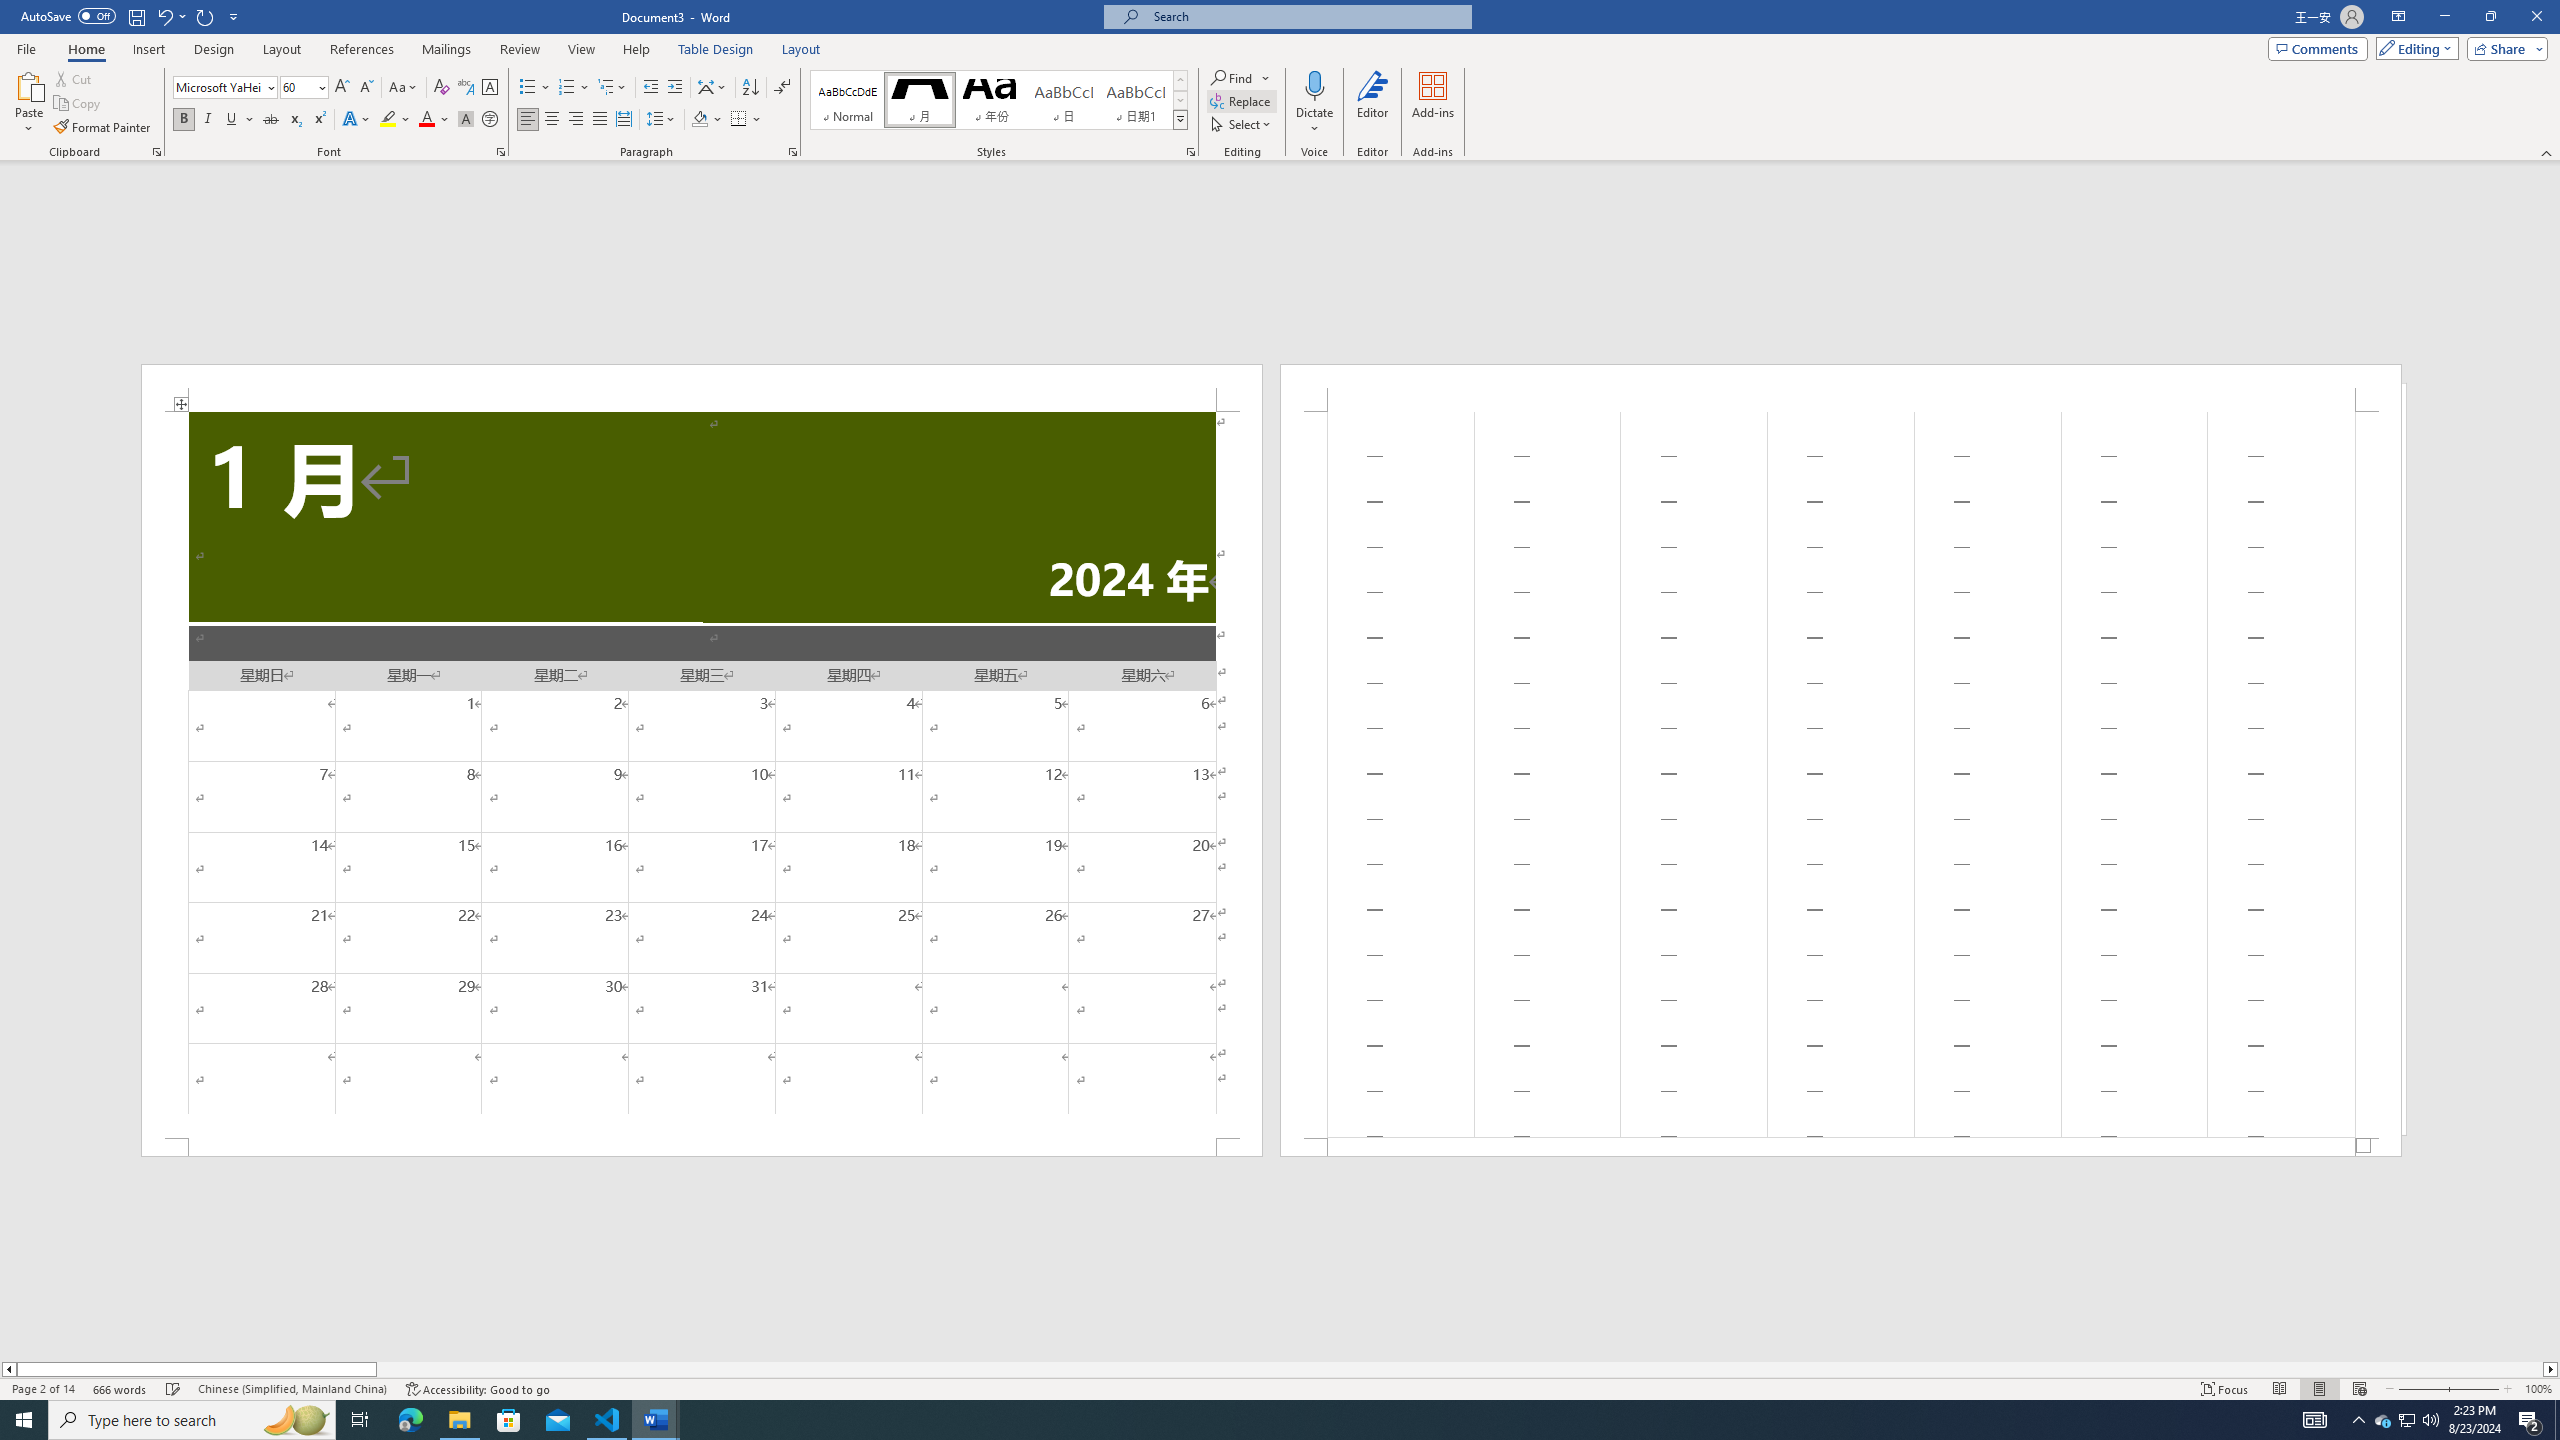 The width and height of the screenshot is (2560, 1440). I want to click on 'Web Layout', so click(2360, 1389).